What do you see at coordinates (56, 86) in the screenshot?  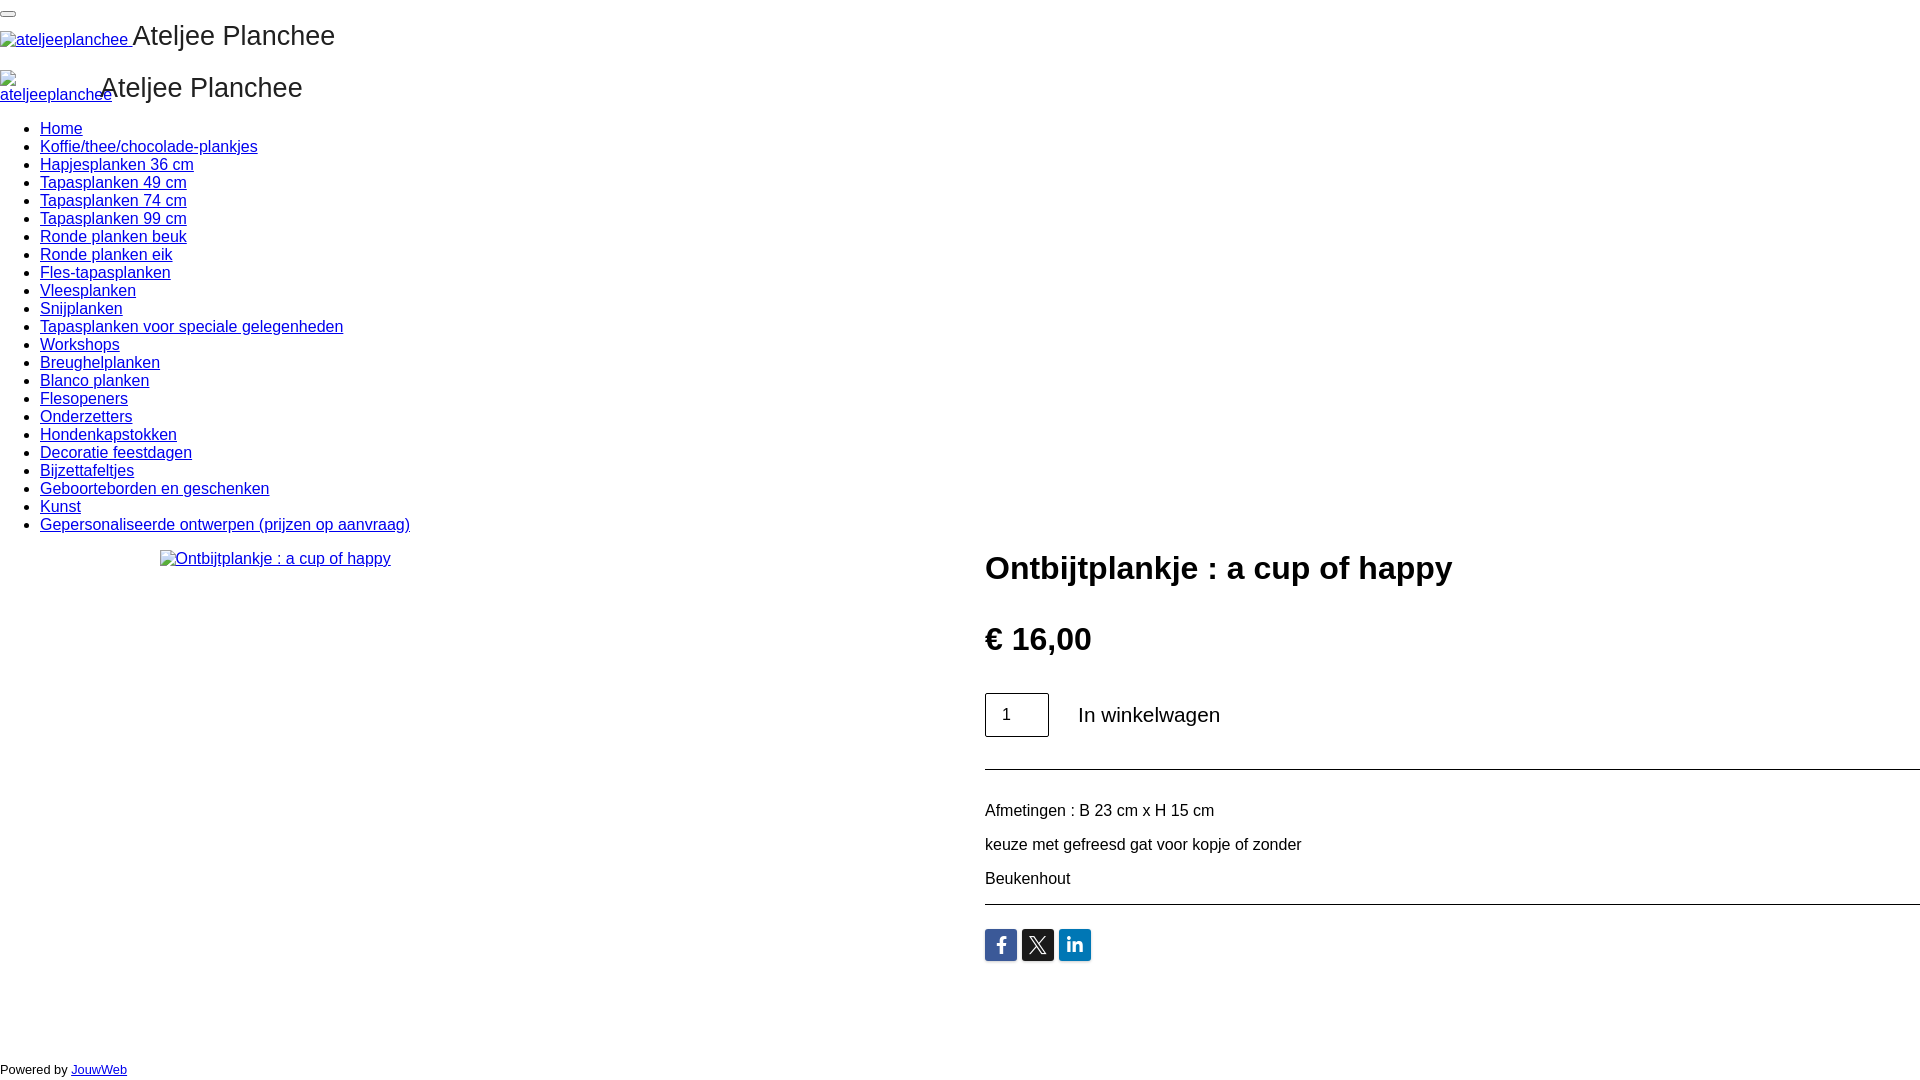 I see `'ateljeeplanchee'` at bounding box center [56, 86].